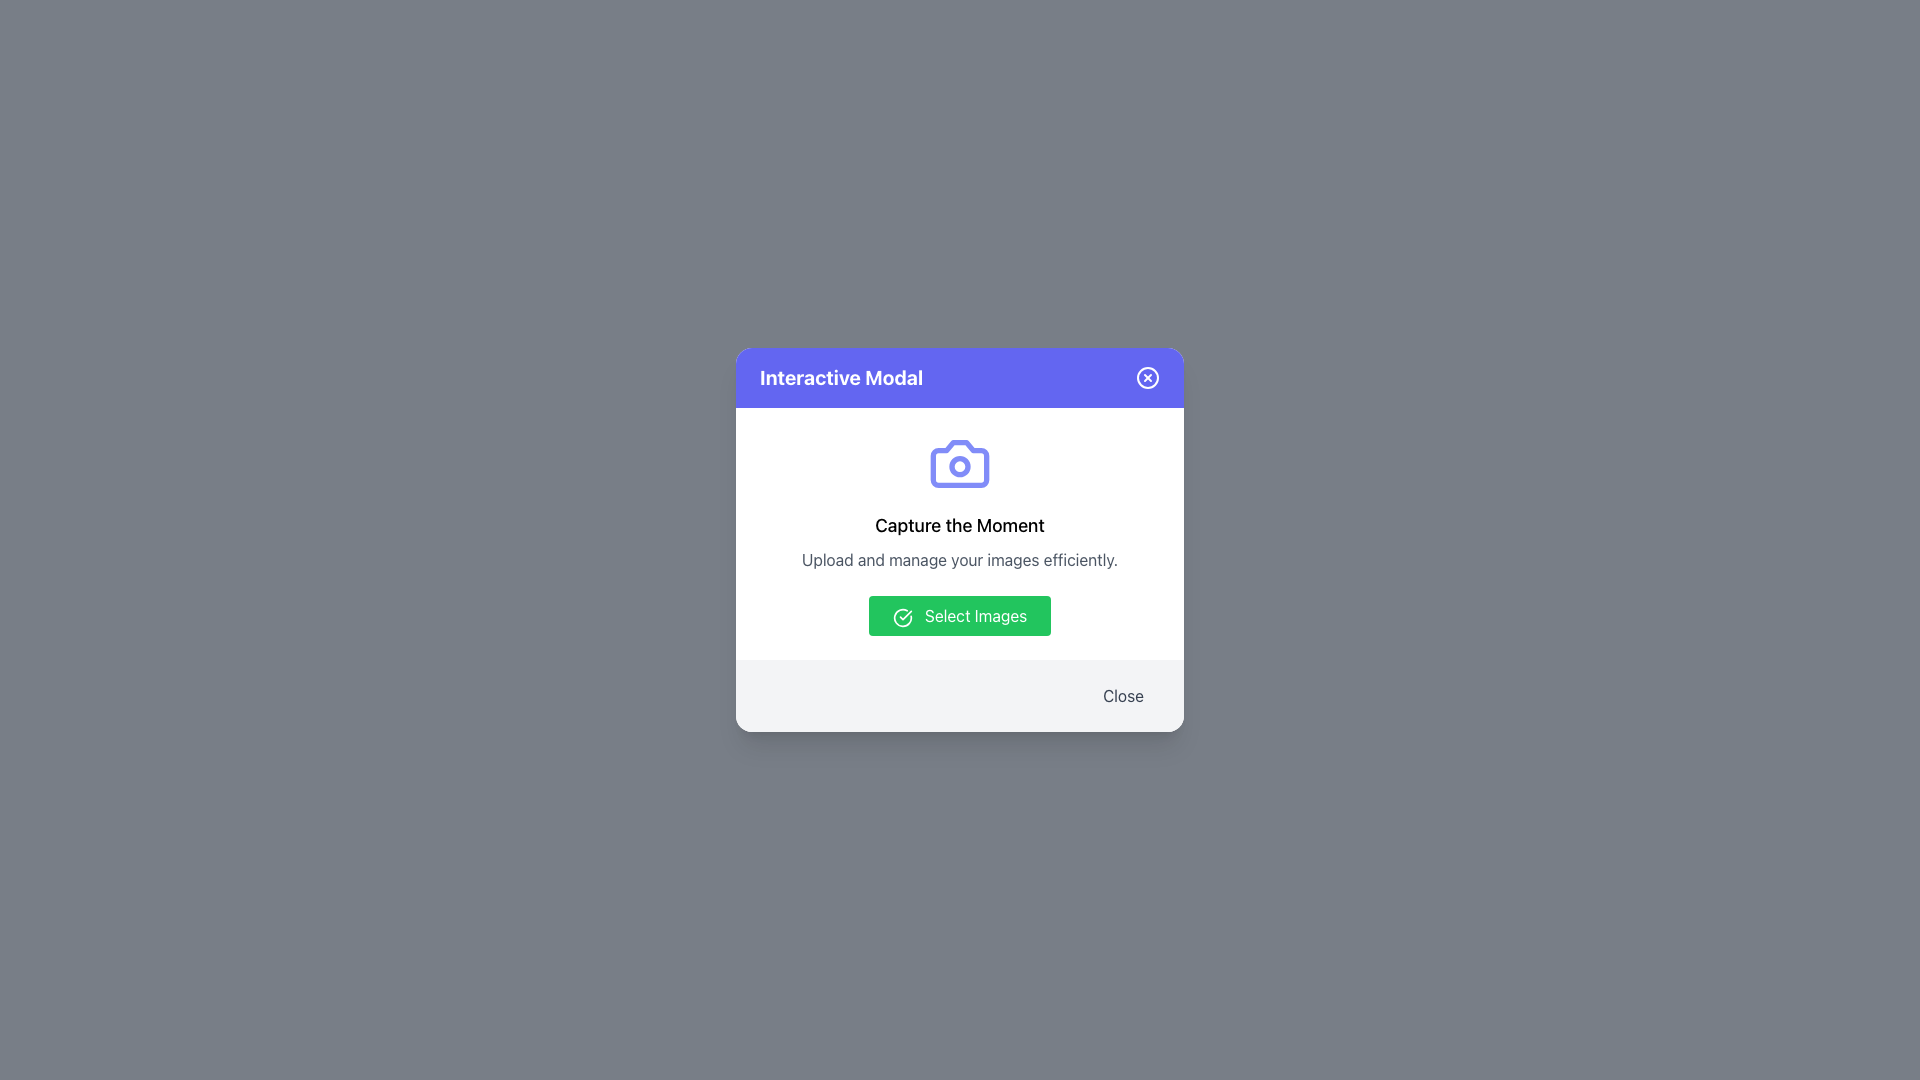  Describe the element at coordinates (960, 466) in the screenshot. I see `the small circular shape within the camera icon located at the center of the dialog box, above the text 'Capture the Moment'` at that location.